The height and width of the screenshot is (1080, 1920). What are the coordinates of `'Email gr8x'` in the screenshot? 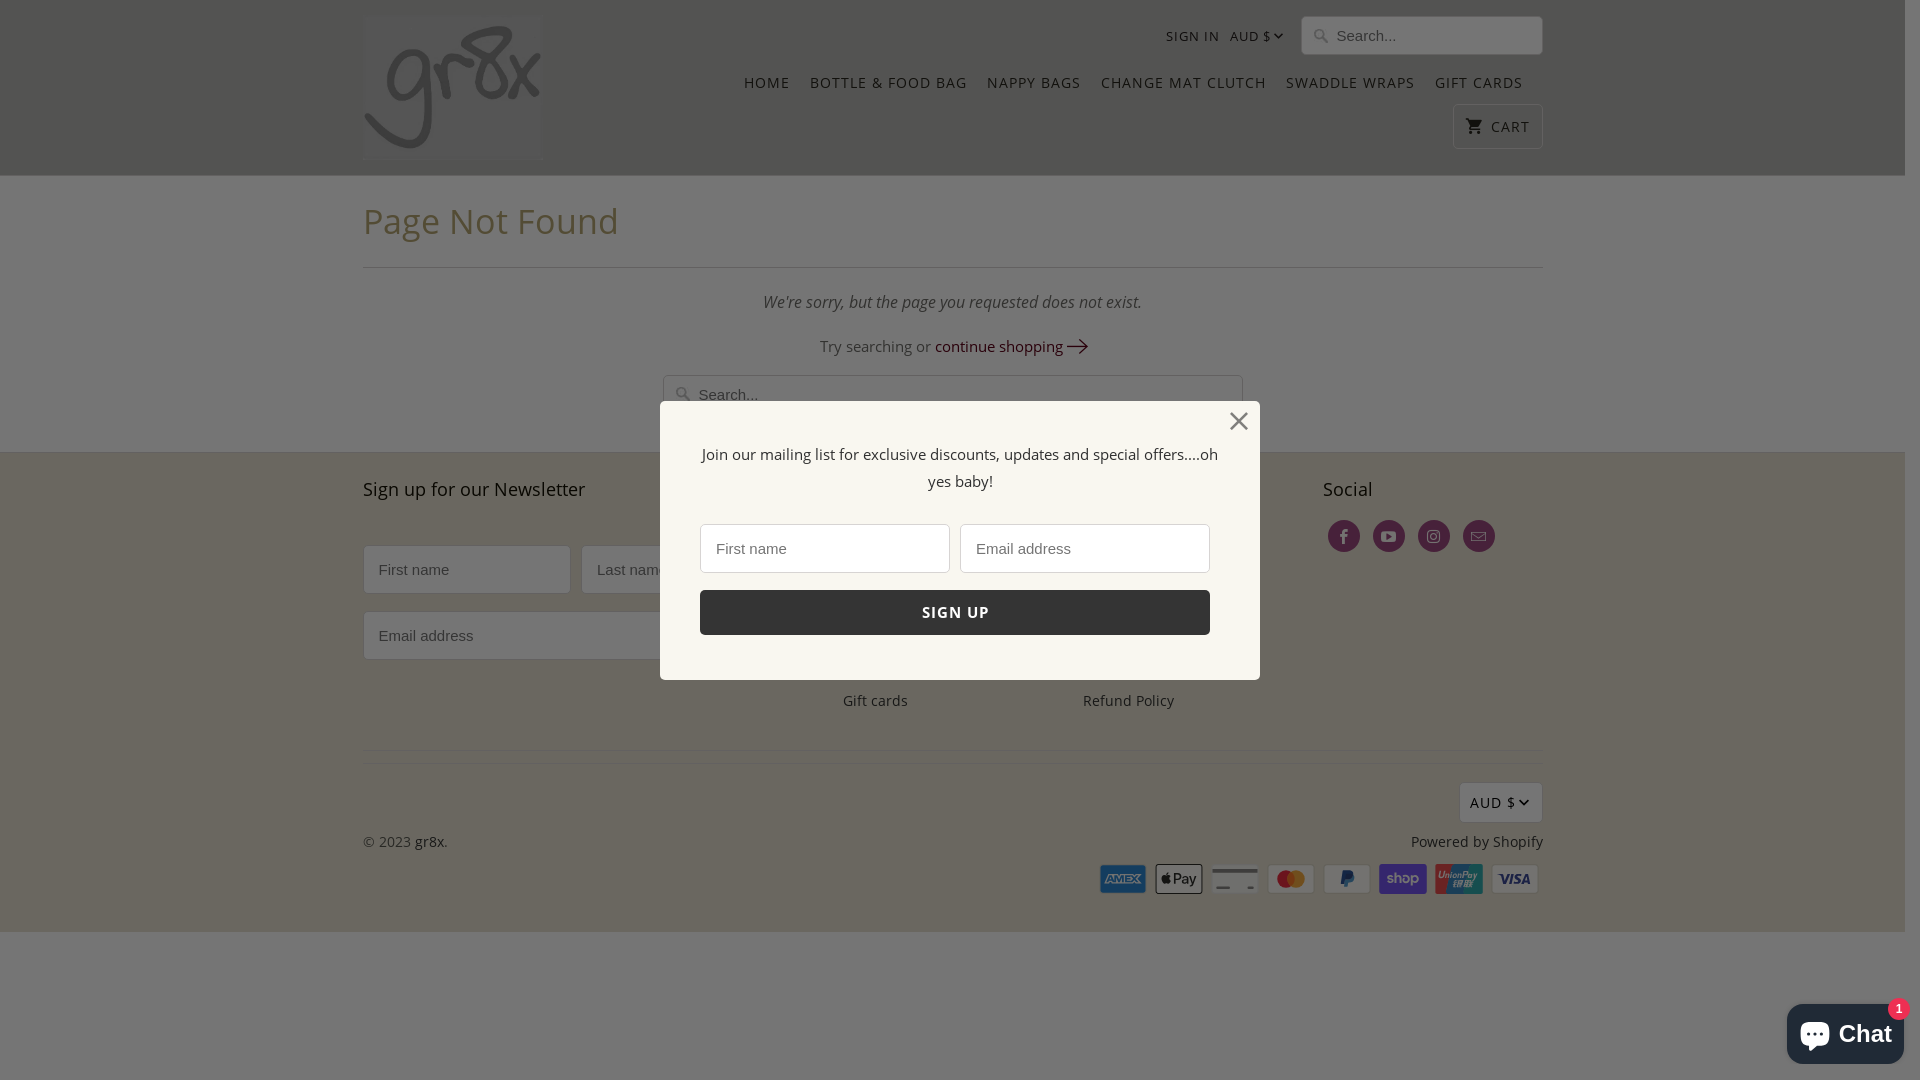 It's located at (1462, 535).